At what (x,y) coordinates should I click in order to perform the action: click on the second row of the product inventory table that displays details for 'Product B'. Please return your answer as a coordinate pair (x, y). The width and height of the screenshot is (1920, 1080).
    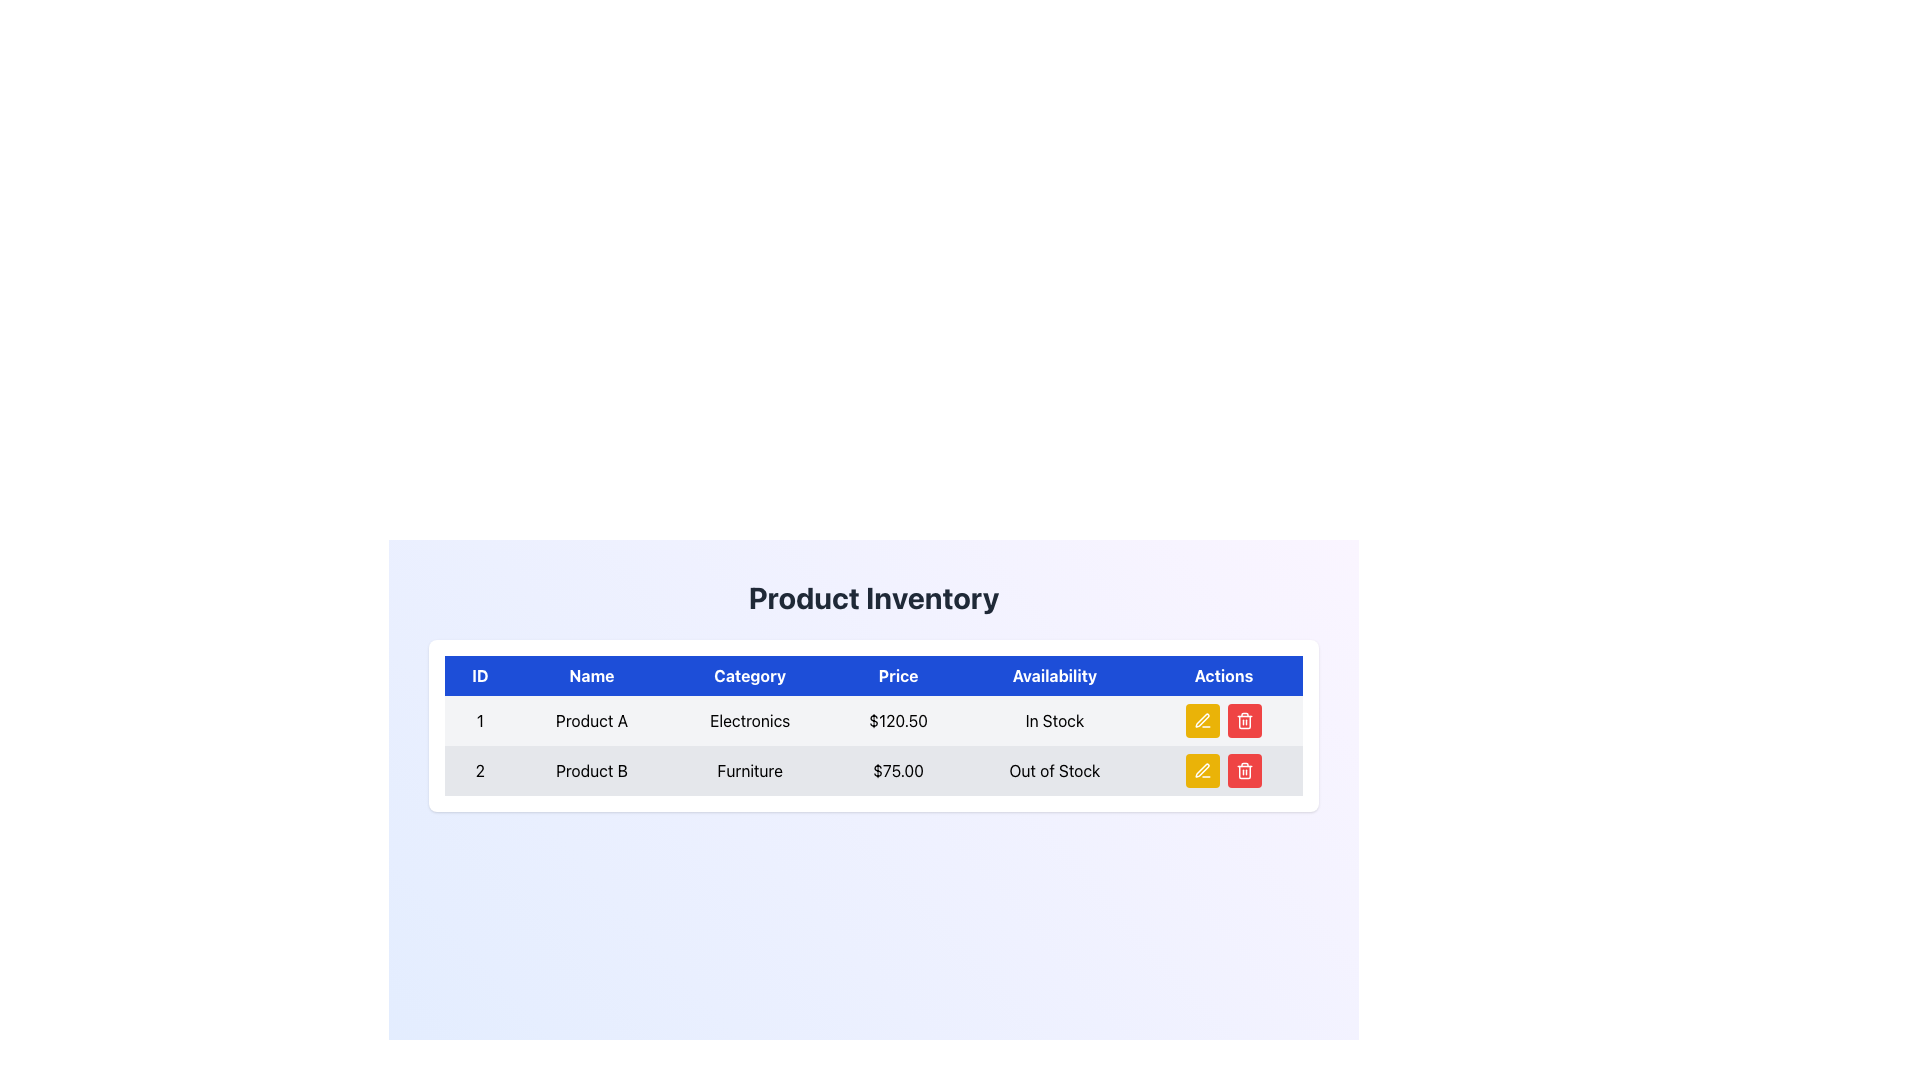
    Looking at the image, I should click on (873, 770).